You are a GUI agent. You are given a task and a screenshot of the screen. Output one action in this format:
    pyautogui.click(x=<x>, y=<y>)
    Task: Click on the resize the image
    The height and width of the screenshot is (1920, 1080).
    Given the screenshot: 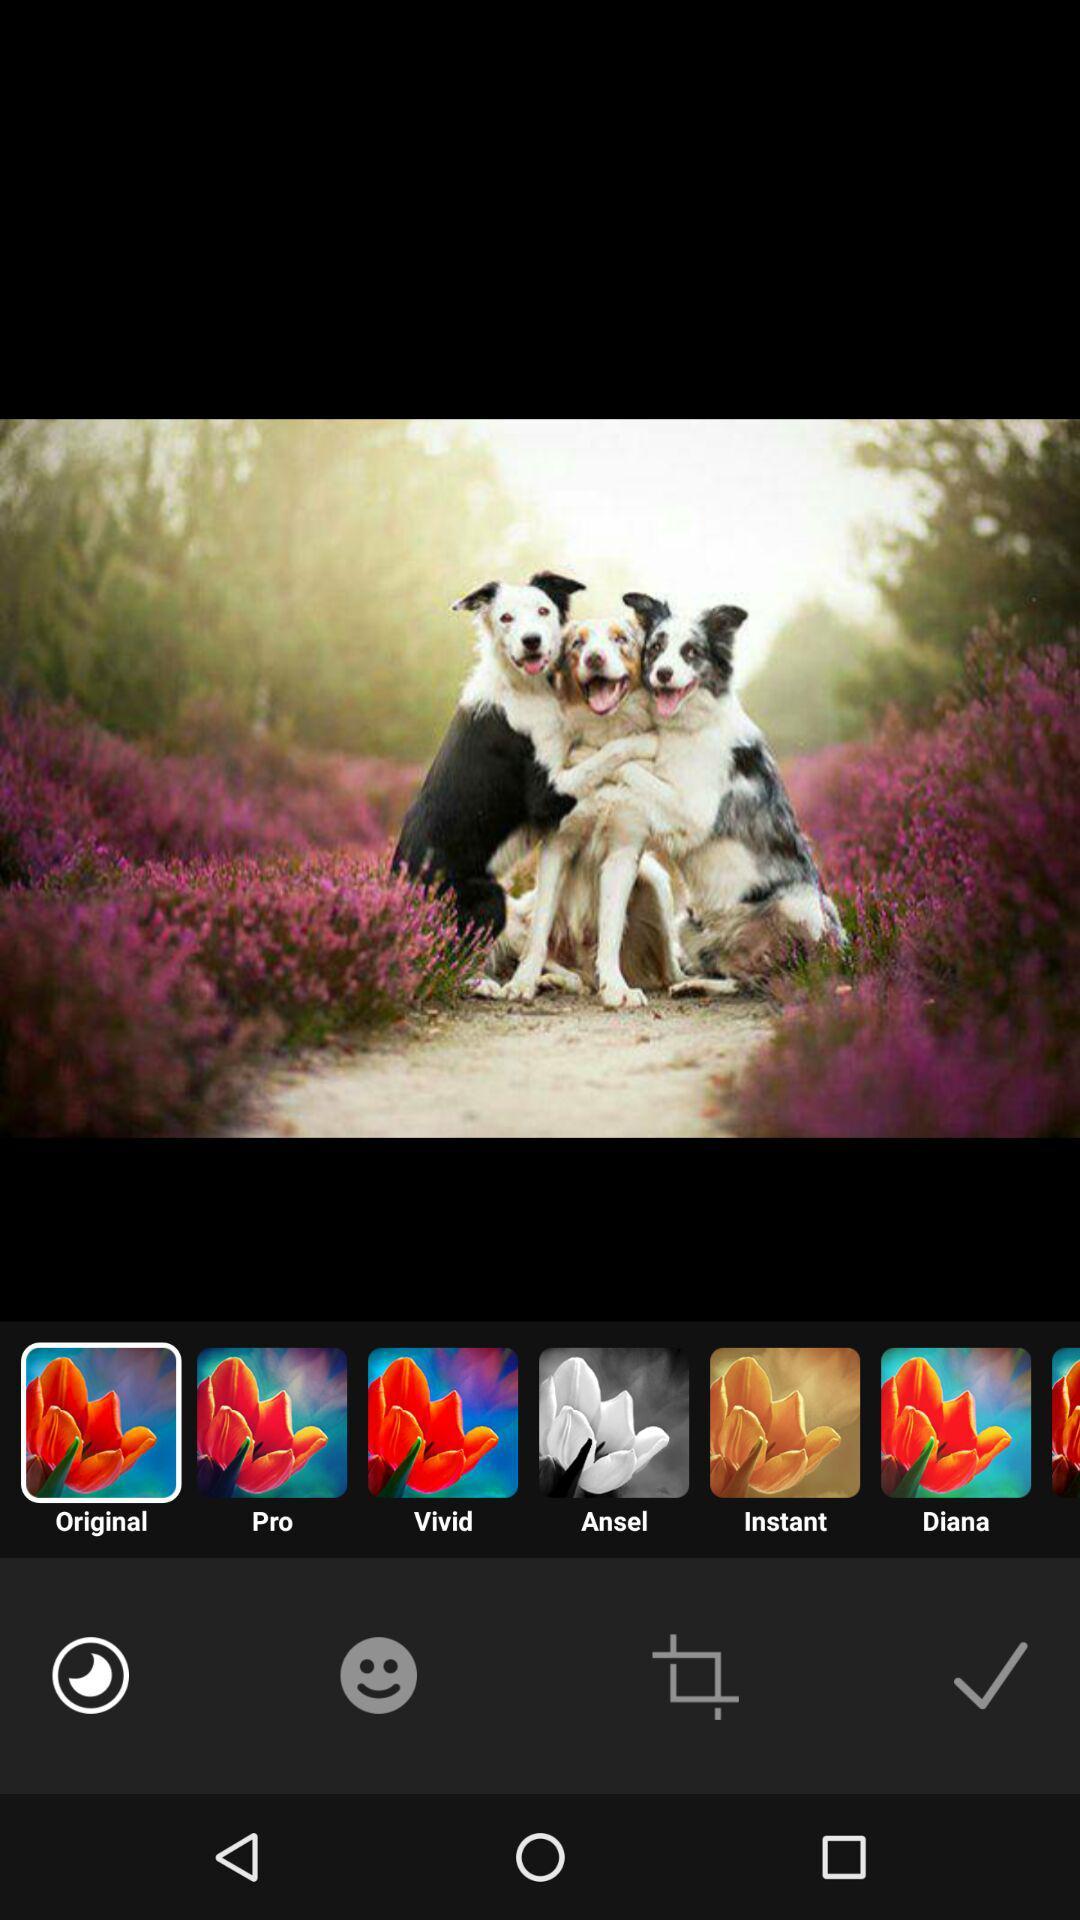 What is the action you would take?
    pyautogui.click(x=694, y=1675)
    